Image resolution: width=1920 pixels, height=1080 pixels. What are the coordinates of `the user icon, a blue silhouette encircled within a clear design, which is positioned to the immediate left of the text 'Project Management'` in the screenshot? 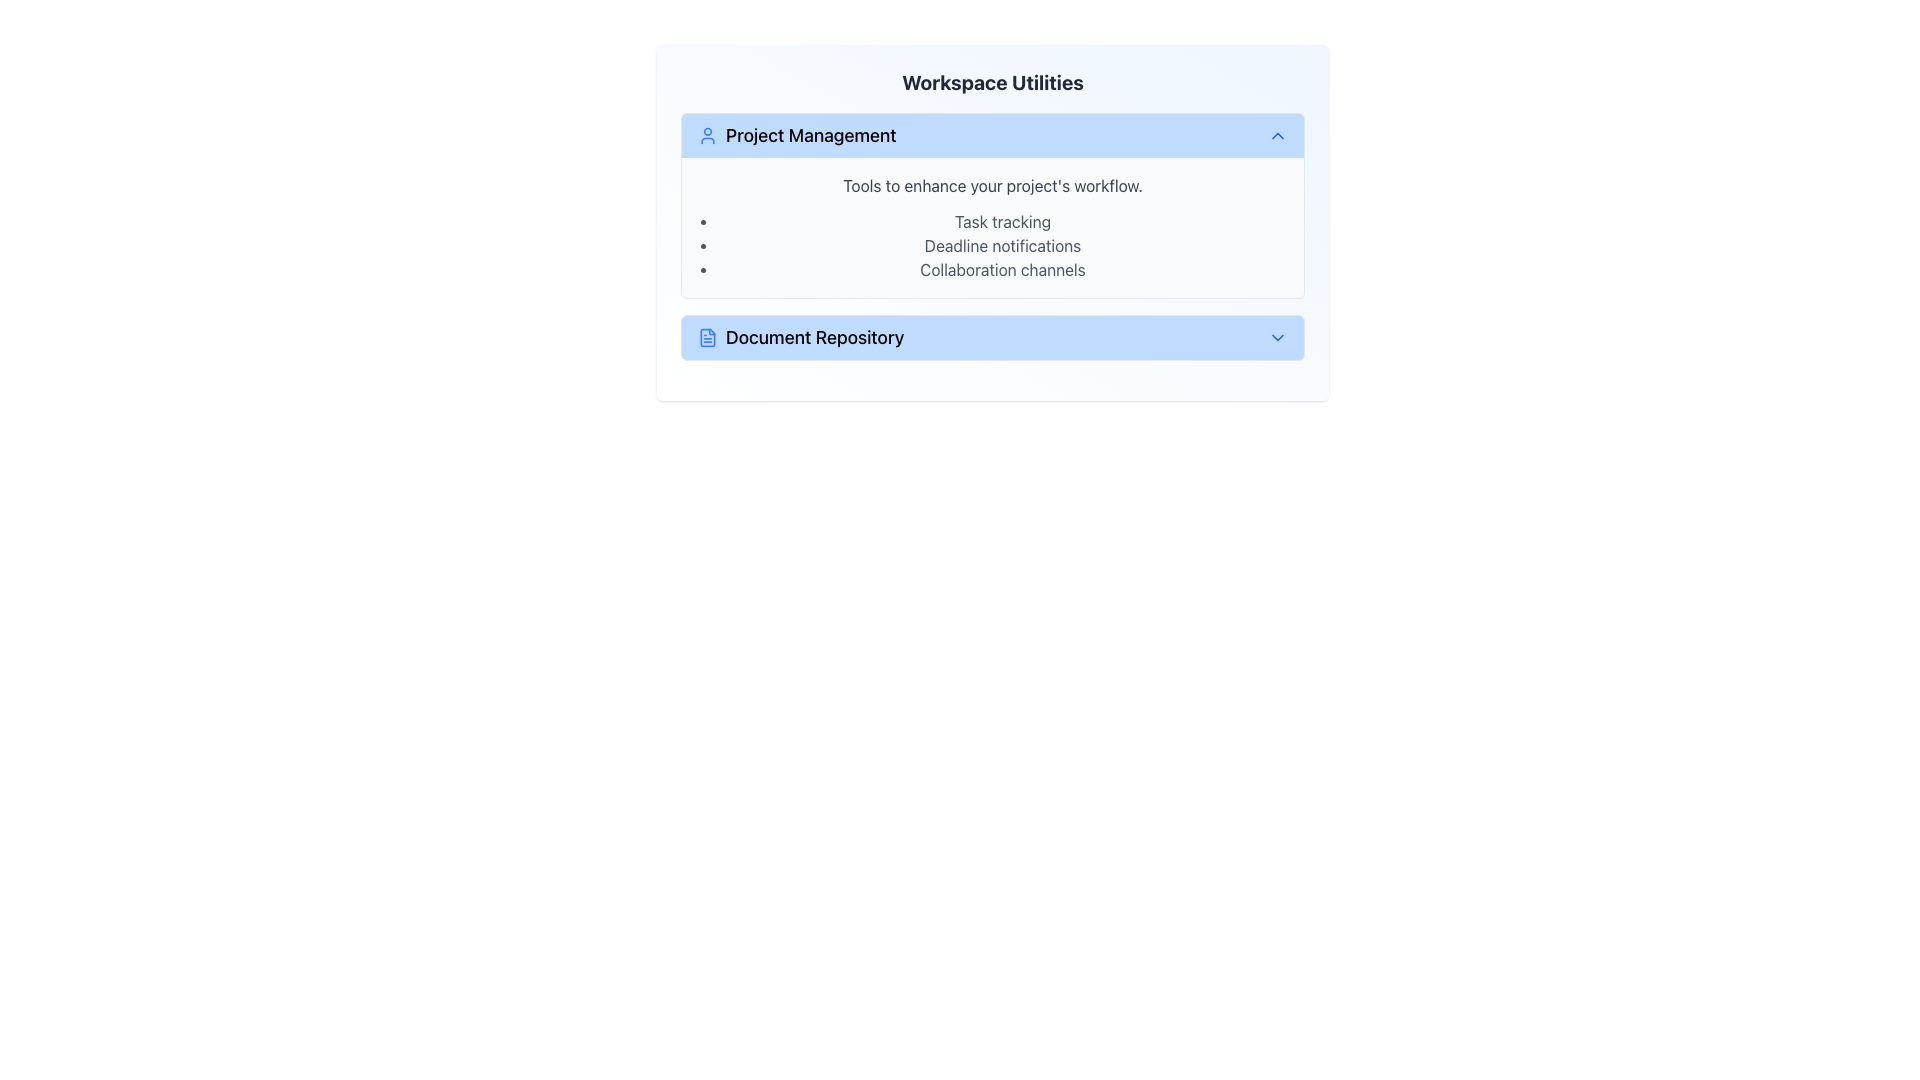 It's located at (708, 135).